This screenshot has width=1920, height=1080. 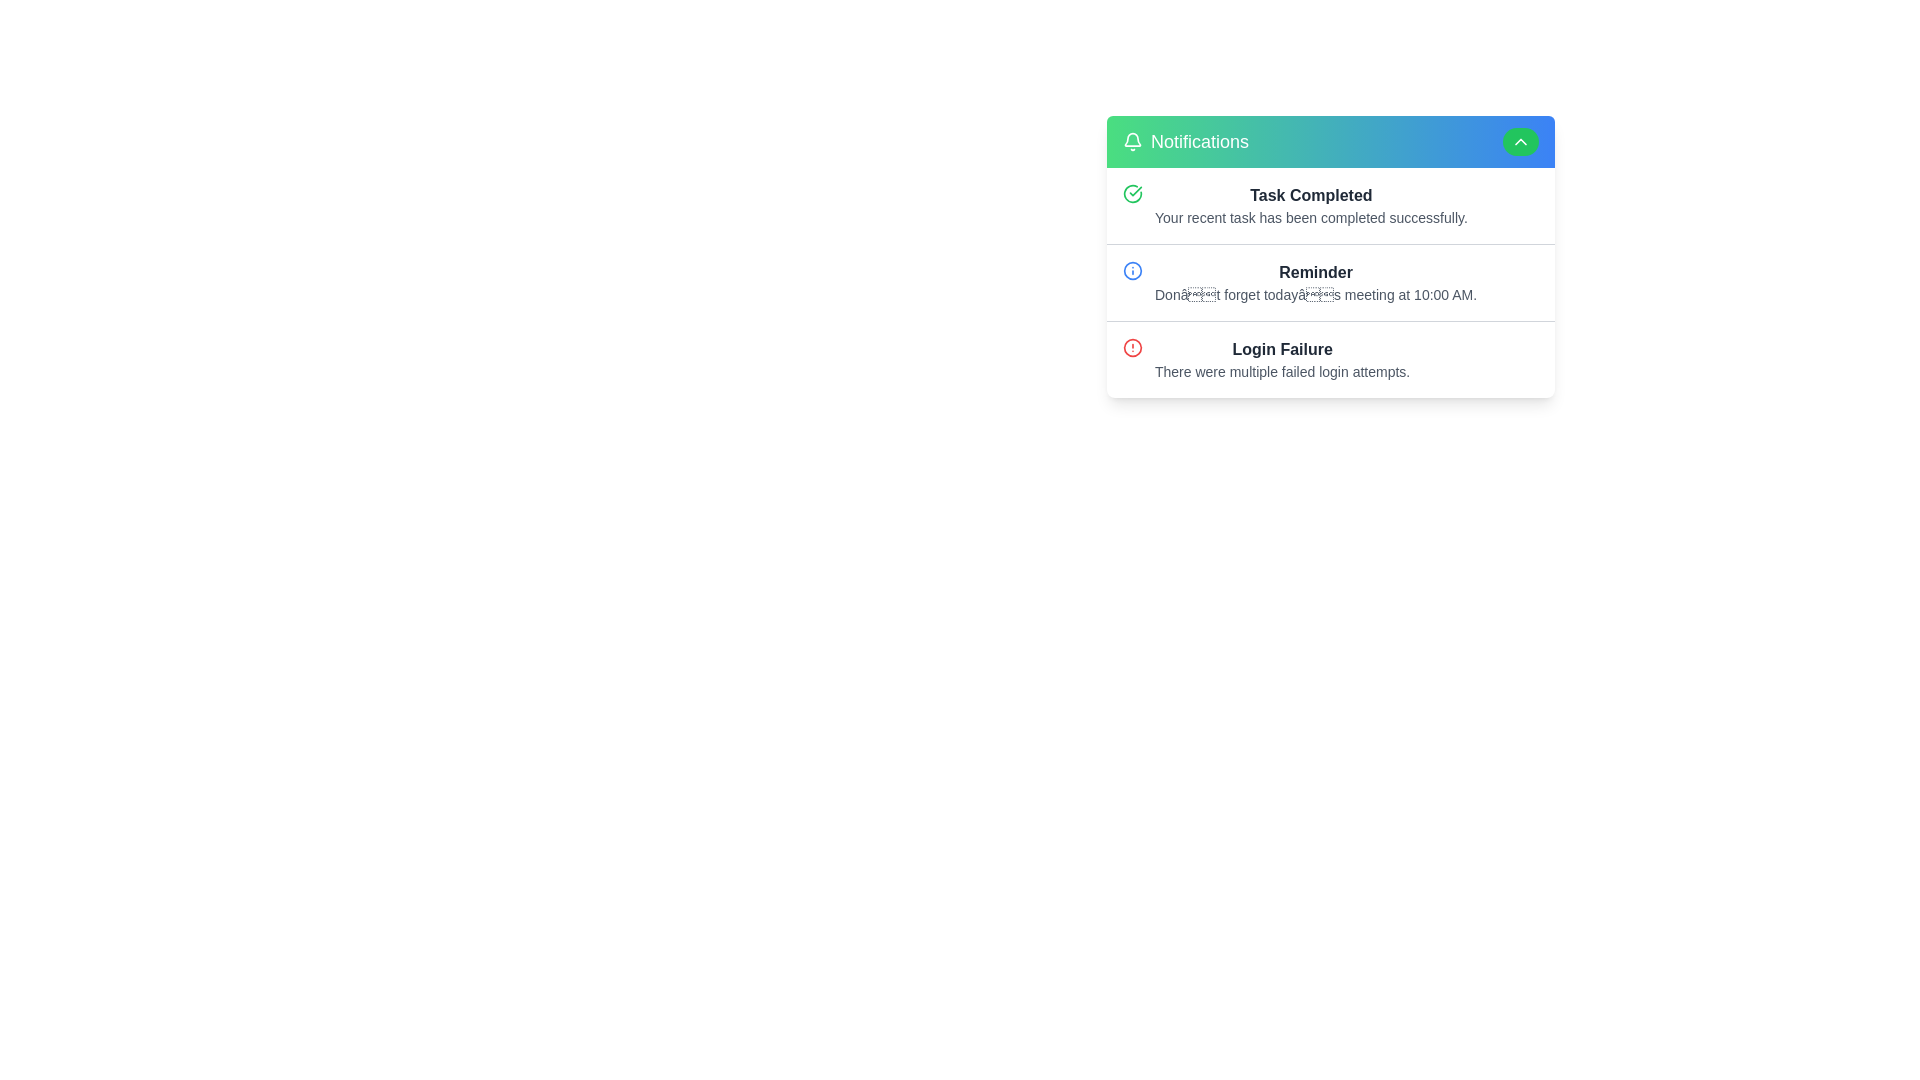 What do you see at coordinates (1282, 358) in the screenshot?
I see `information displayed in the notification card titled 'Login Failure', which includes the subtext about multiple failed login attempts` at bounding box center [1282, 358].